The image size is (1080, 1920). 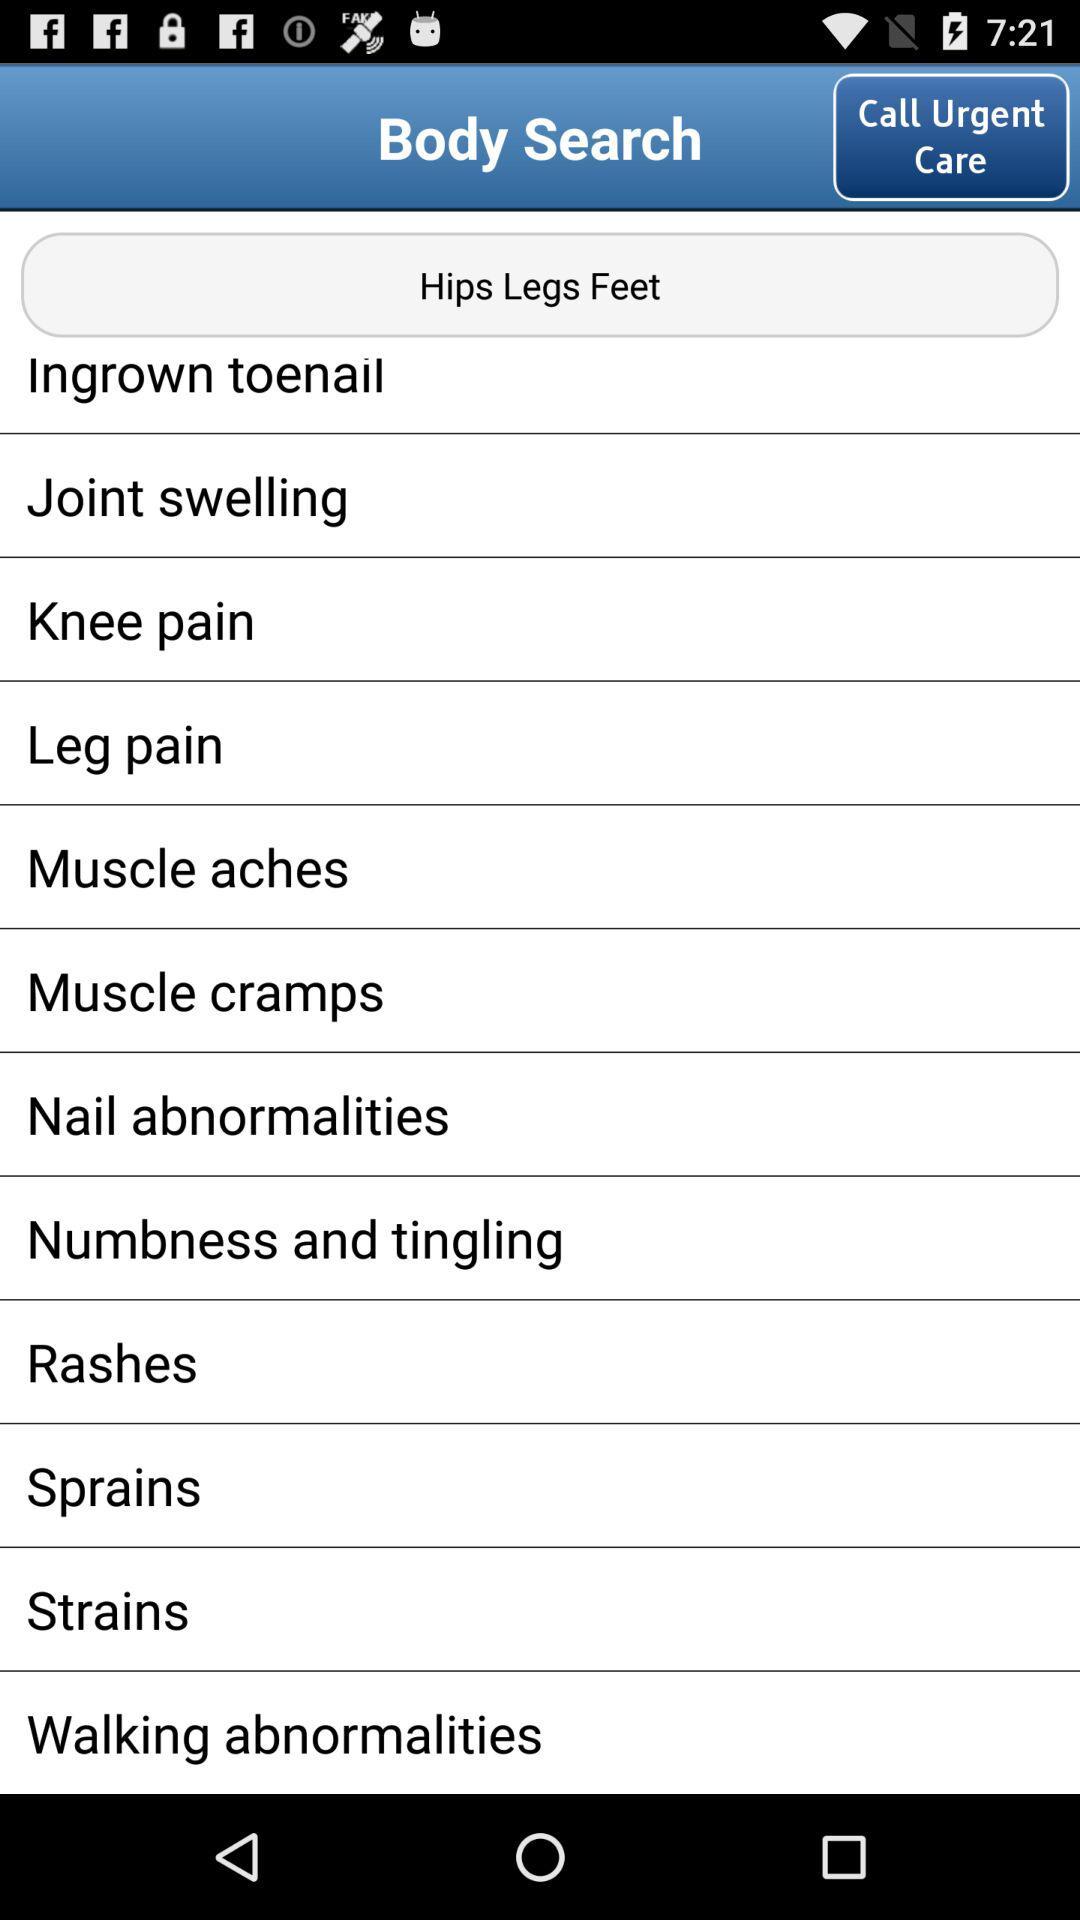 What do you see at coordinates (540, 866) in the screenshot?
I see `the item above muscle cramps` at bounding box center [540, 866].